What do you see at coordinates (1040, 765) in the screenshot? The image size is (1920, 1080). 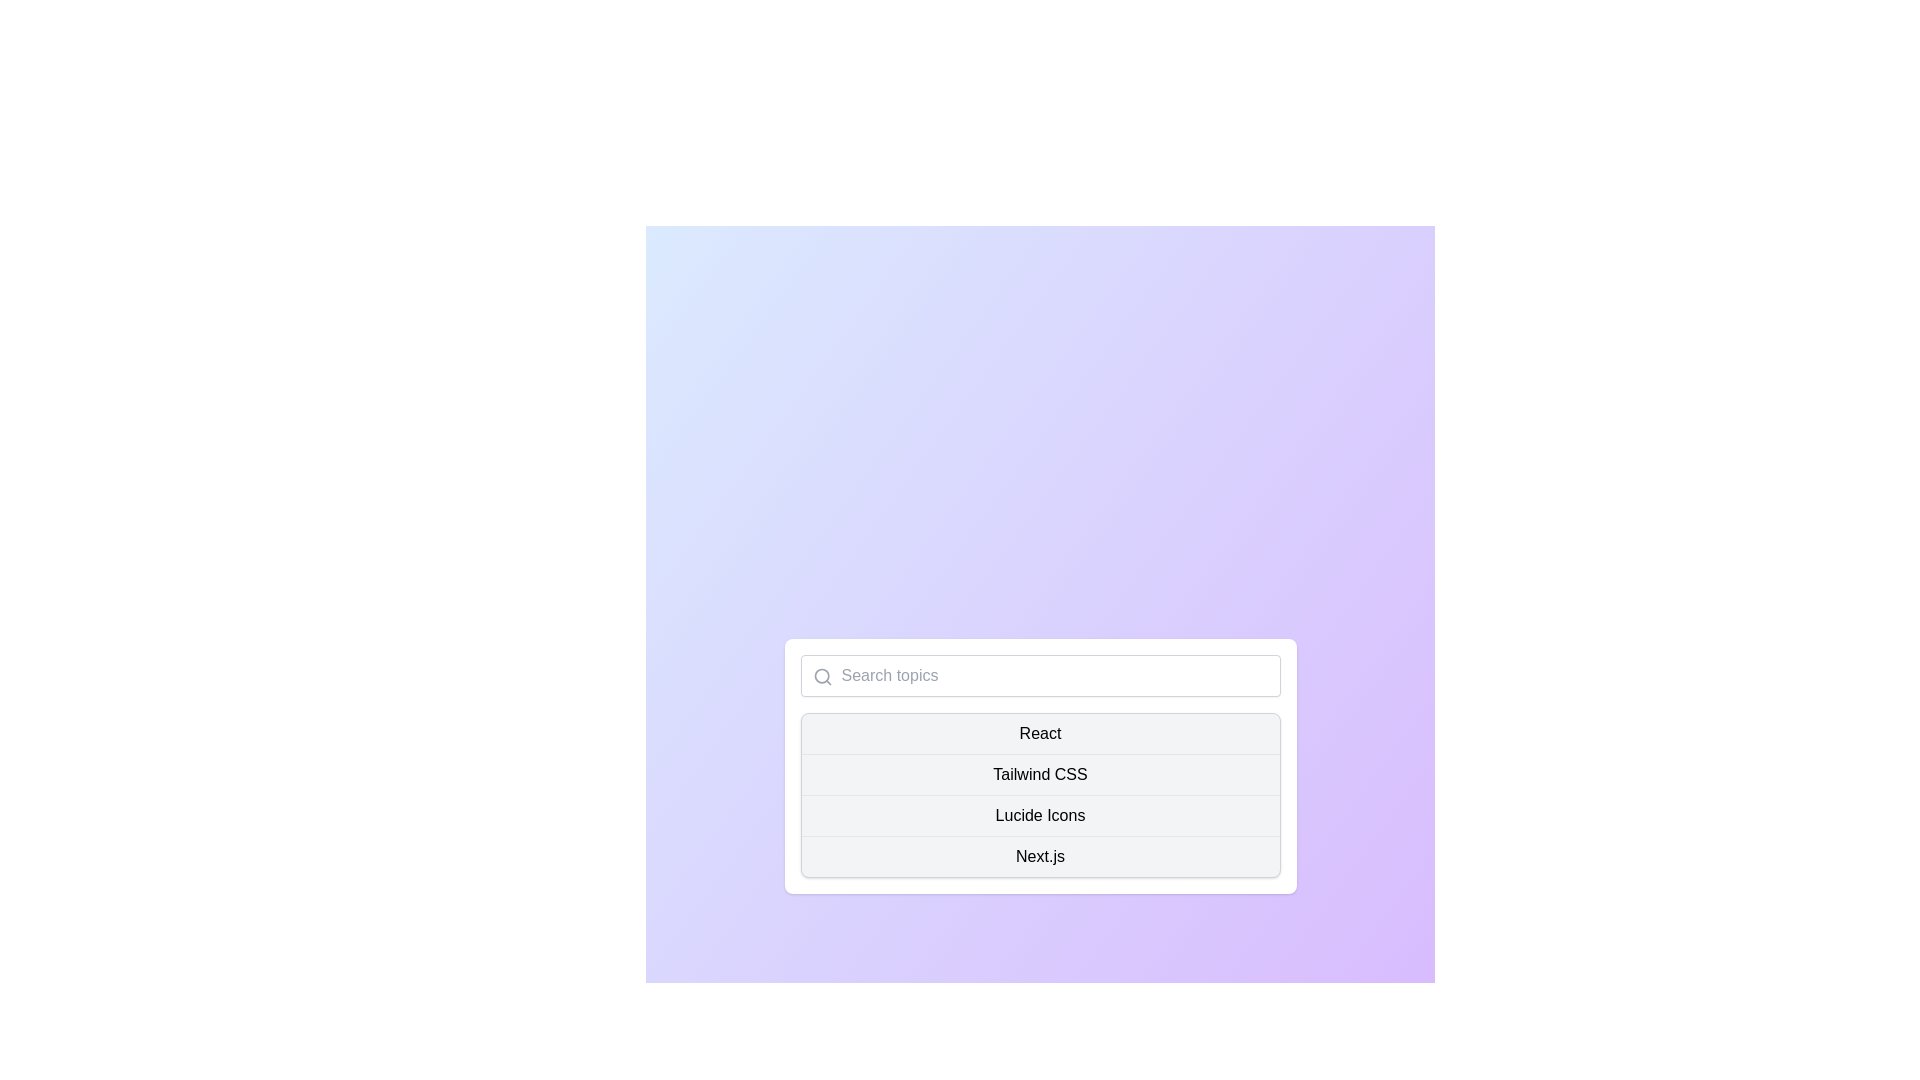 I see `the 'Tailwind CSS' item in the list` at bounding box center [1040, 765].